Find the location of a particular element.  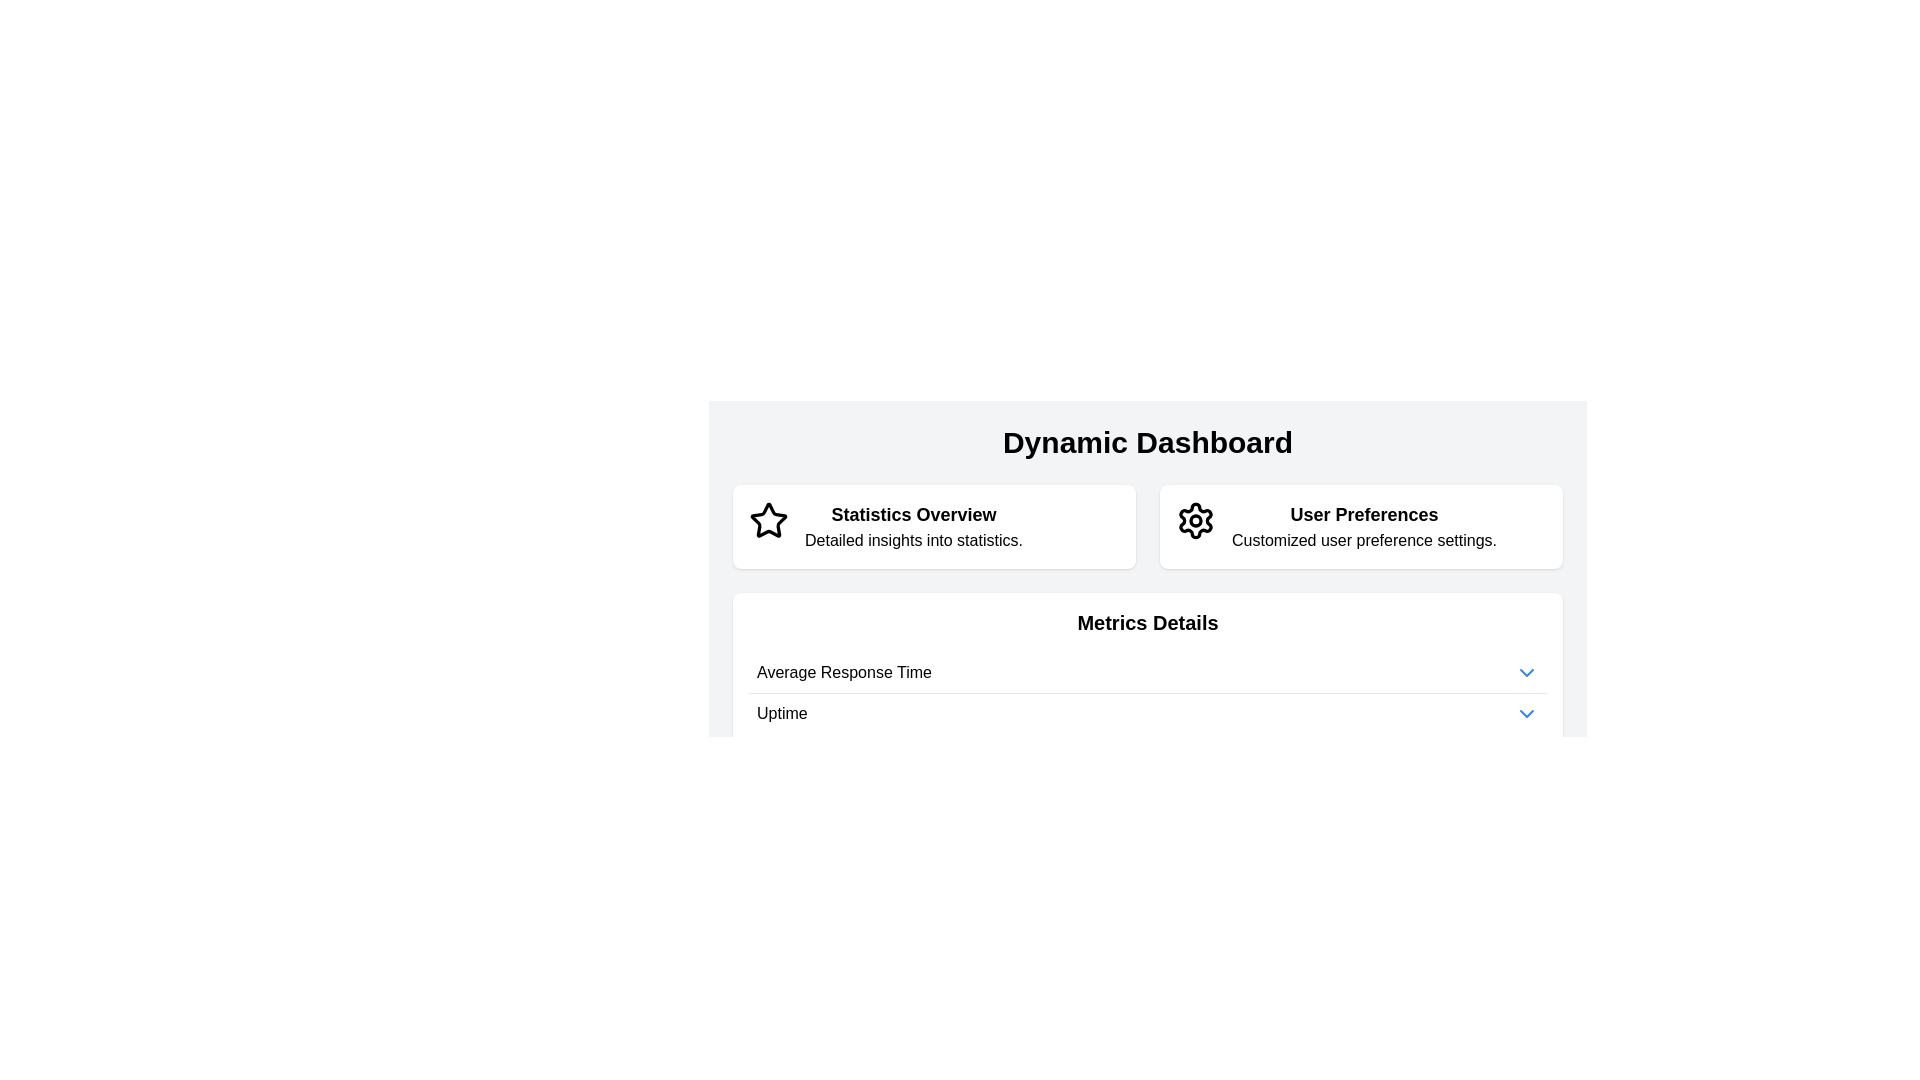

text label header that introduces the section focusing on statistical data, located above the subtitle 'Detailed insights into statistics.' is located at coordinates (912, 514).